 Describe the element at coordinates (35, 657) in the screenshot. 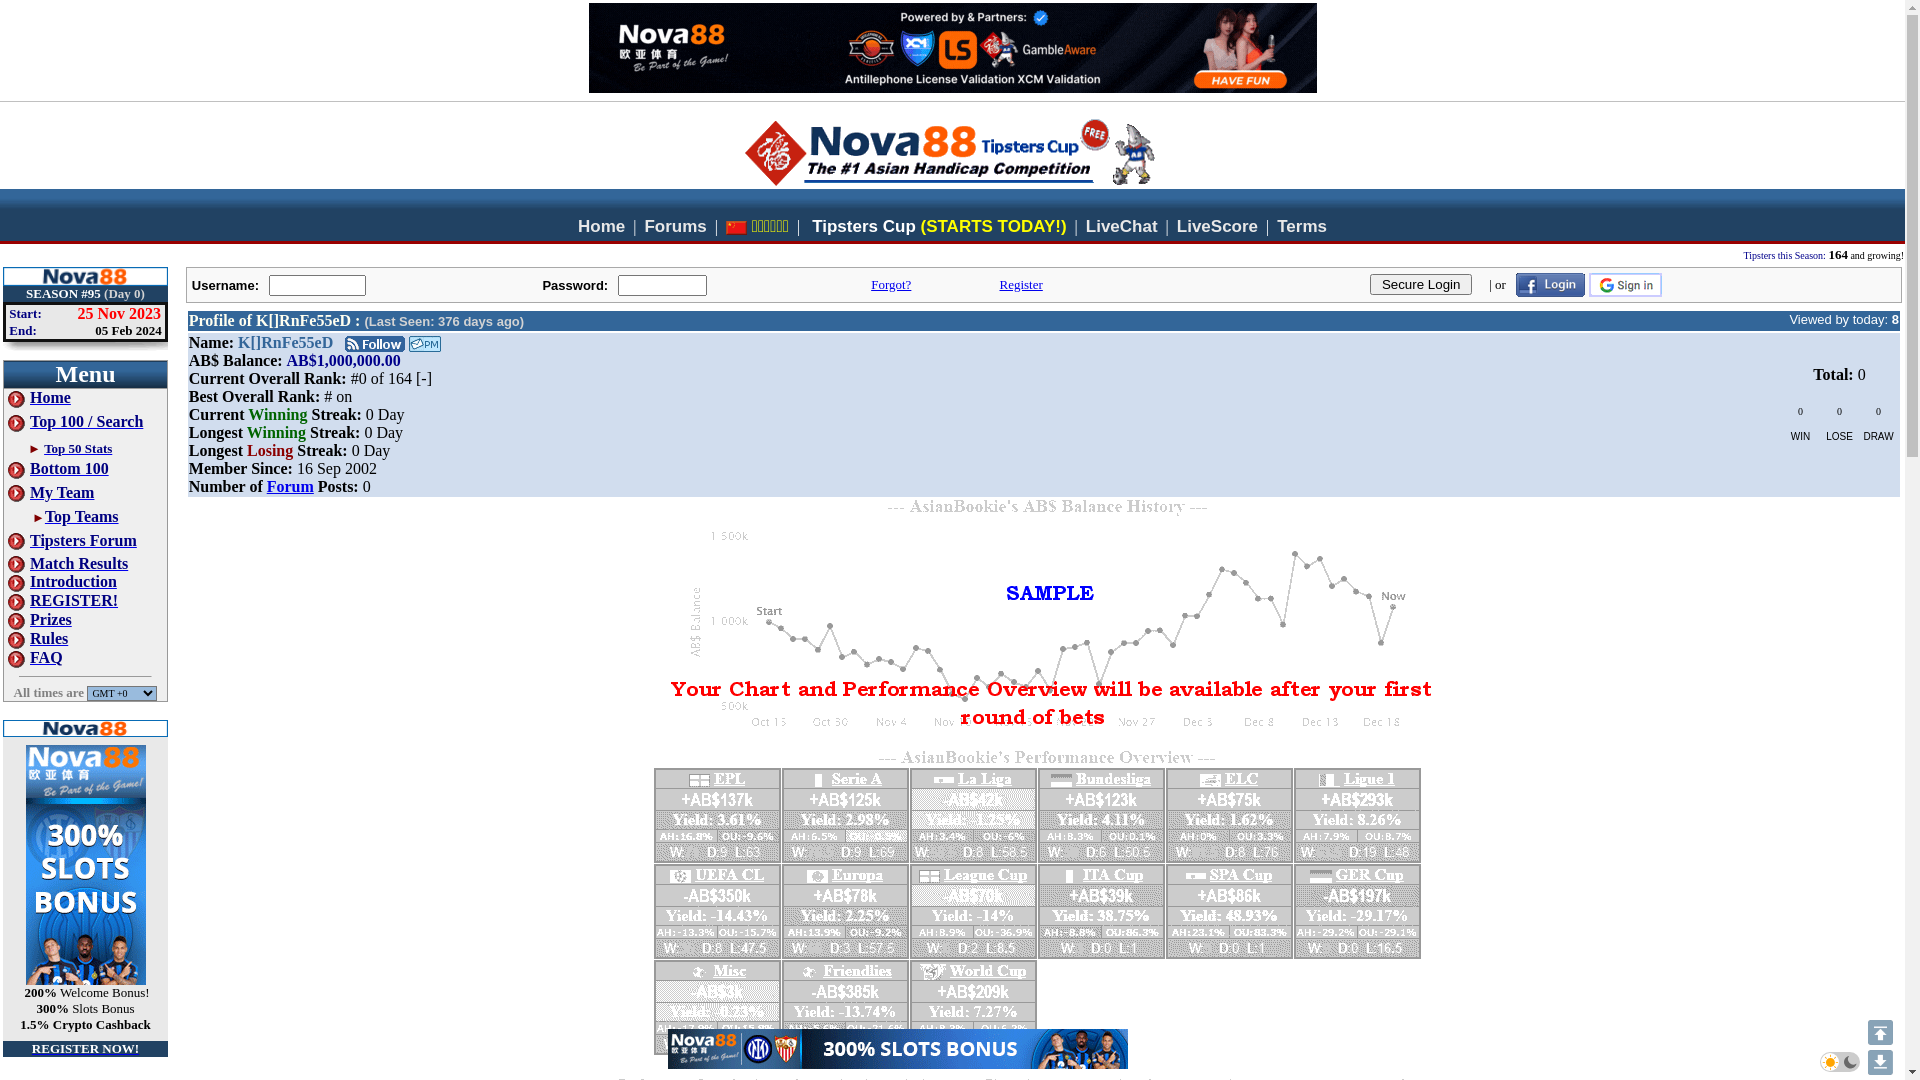

I see `'FAQ'` at that location.